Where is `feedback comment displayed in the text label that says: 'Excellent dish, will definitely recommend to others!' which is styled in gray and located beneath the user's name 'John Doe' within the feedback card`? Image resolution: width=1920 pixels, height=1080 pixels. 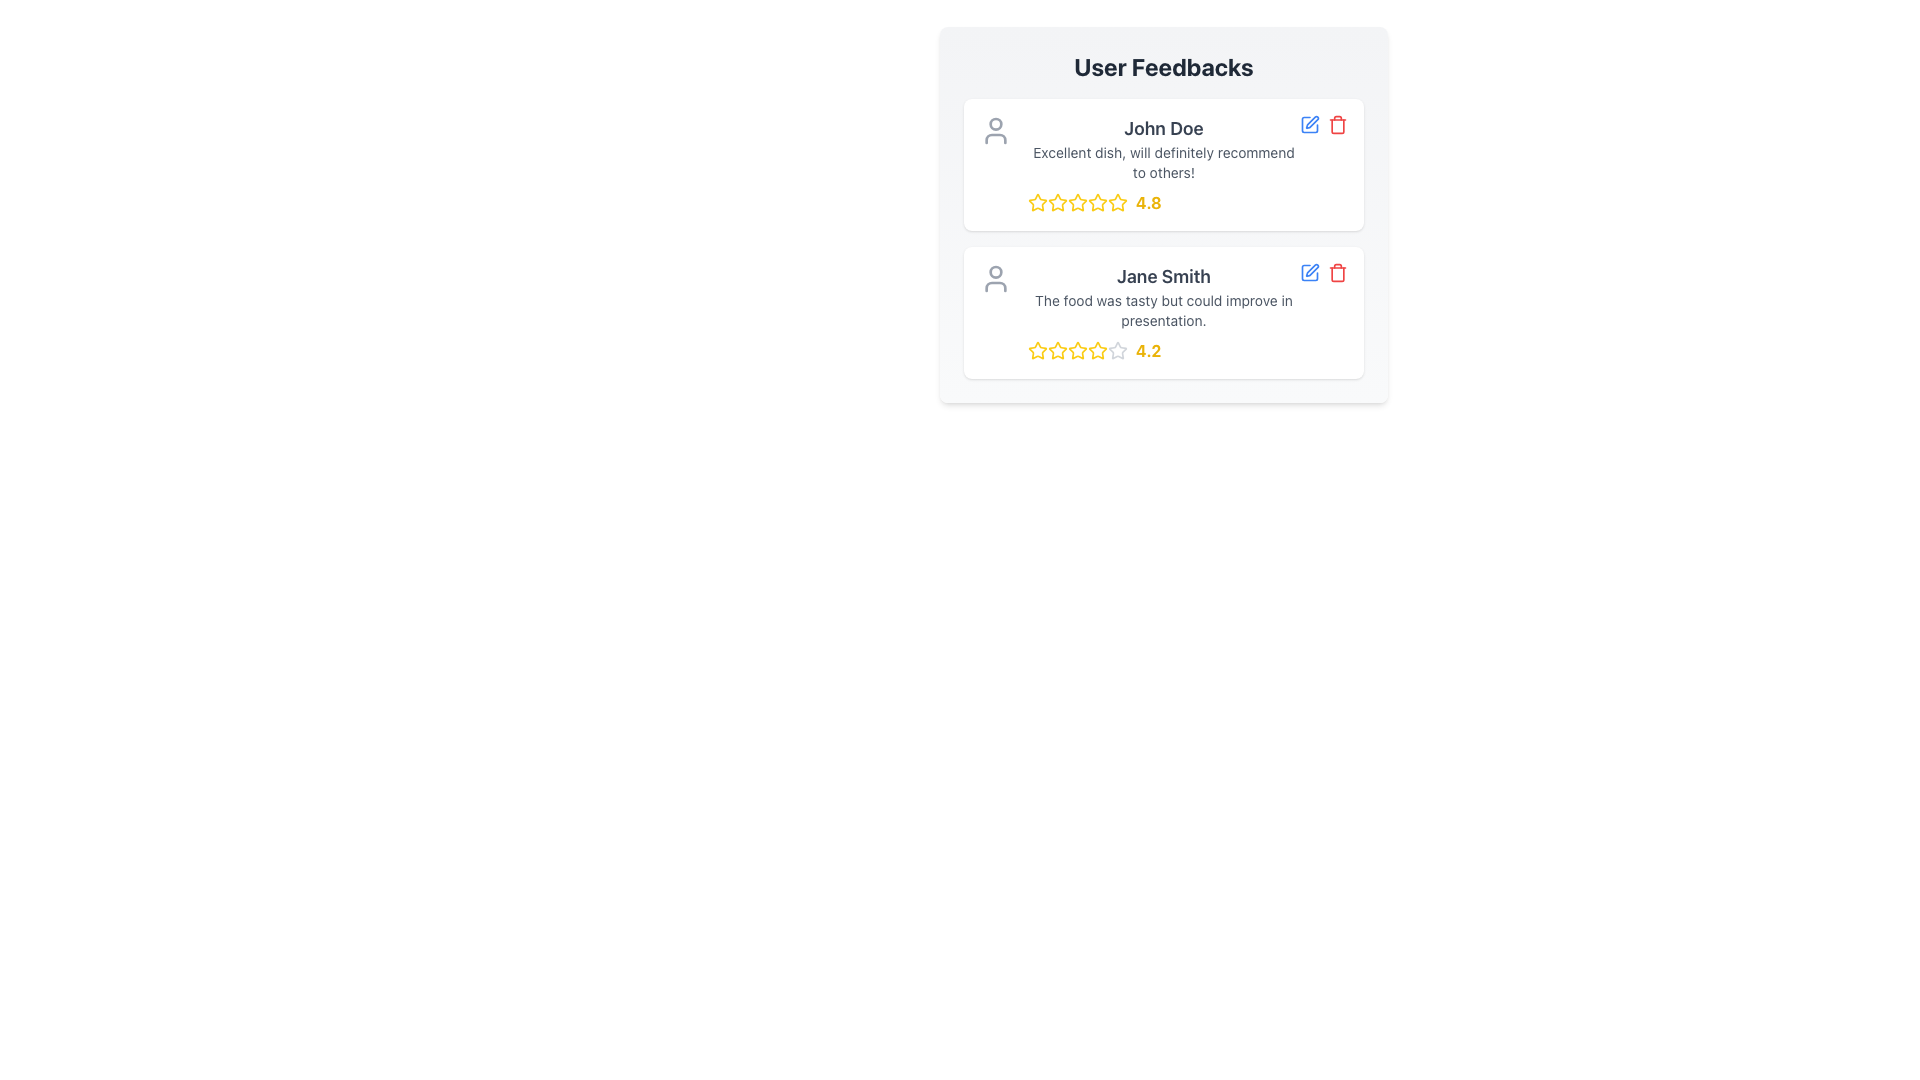 feedback comment displayed in the text label that says: 'Excellent dish, will definitely recommend to others!' which is styled in gray and located beneath the user's name 'John Doe' within the feedback card is located at coordinates (1163, 161).